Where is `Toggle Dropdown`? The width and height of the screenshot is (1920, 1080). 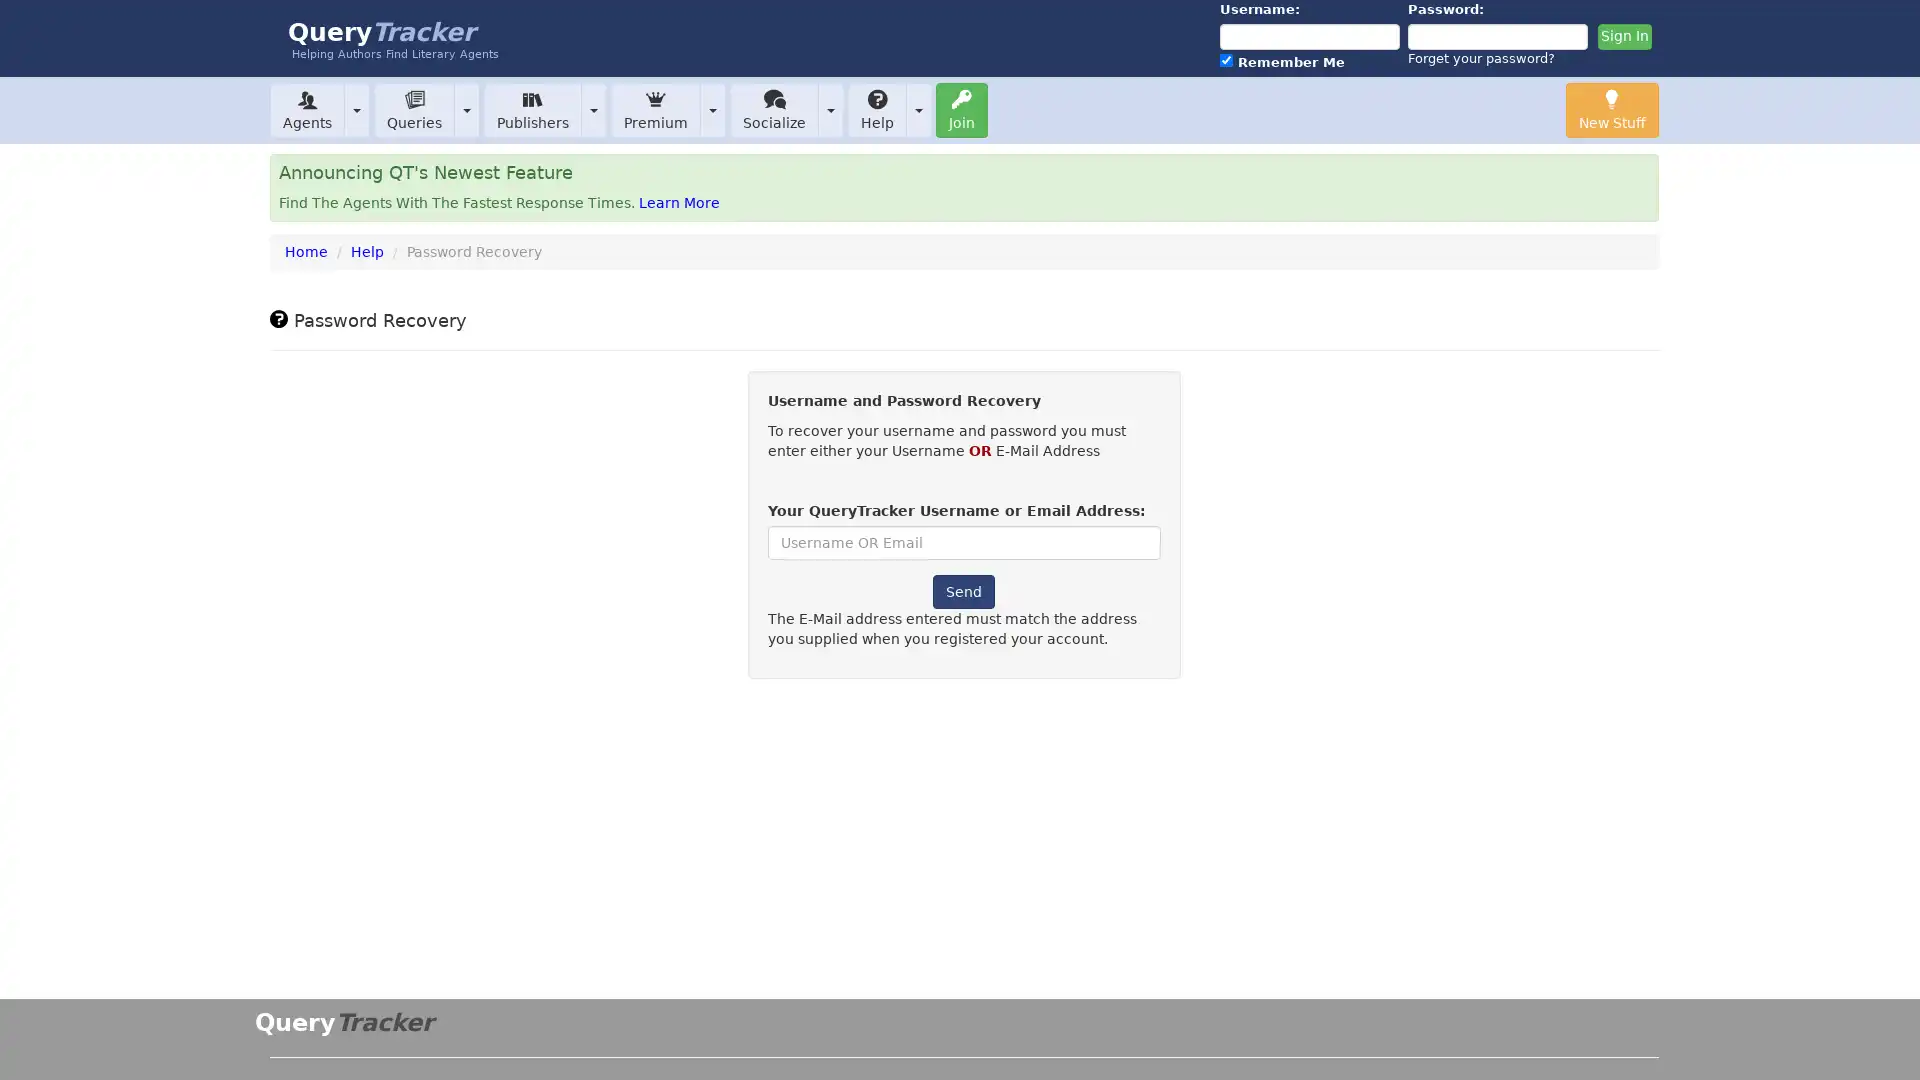 Toggle Dropdown is located at coordinates (465, 109).